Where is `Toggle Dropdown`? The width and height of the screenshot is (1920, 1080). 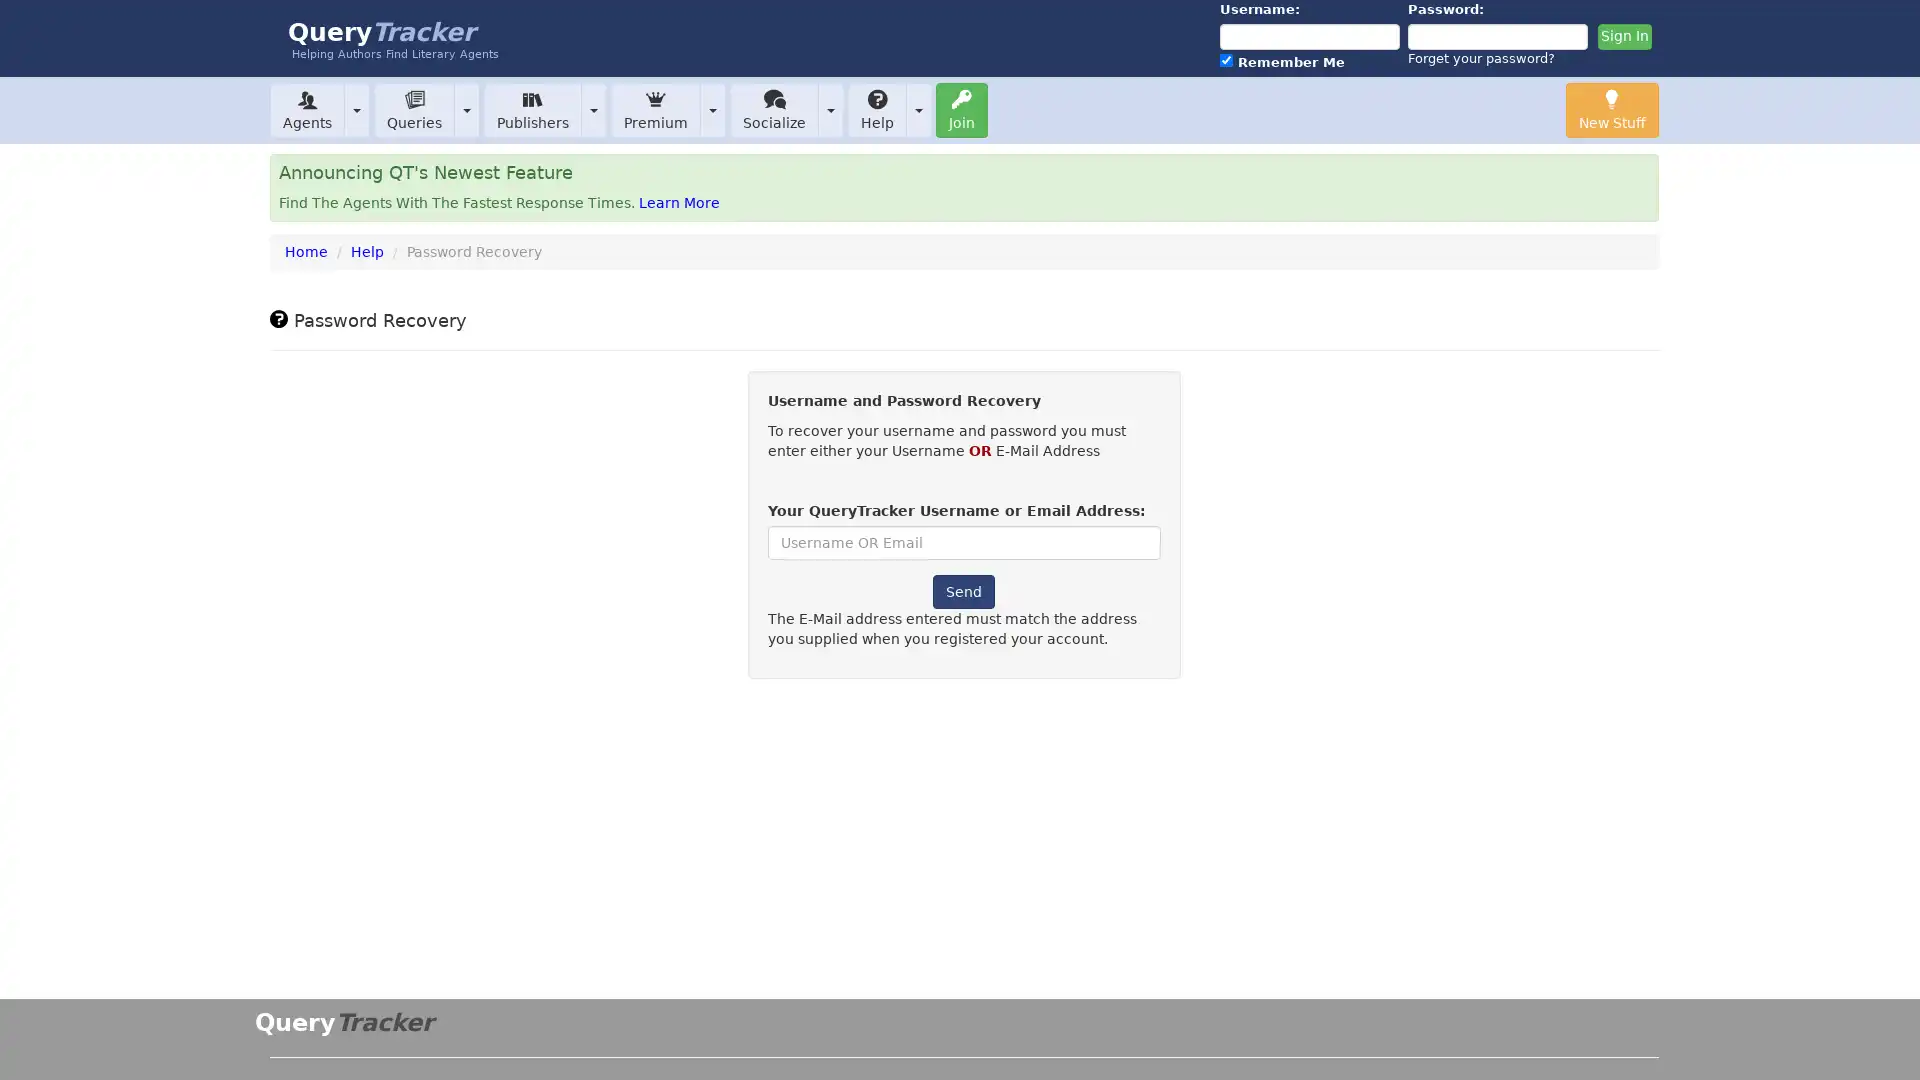 Toggle Dropdown is located at coordinates (465, 109).